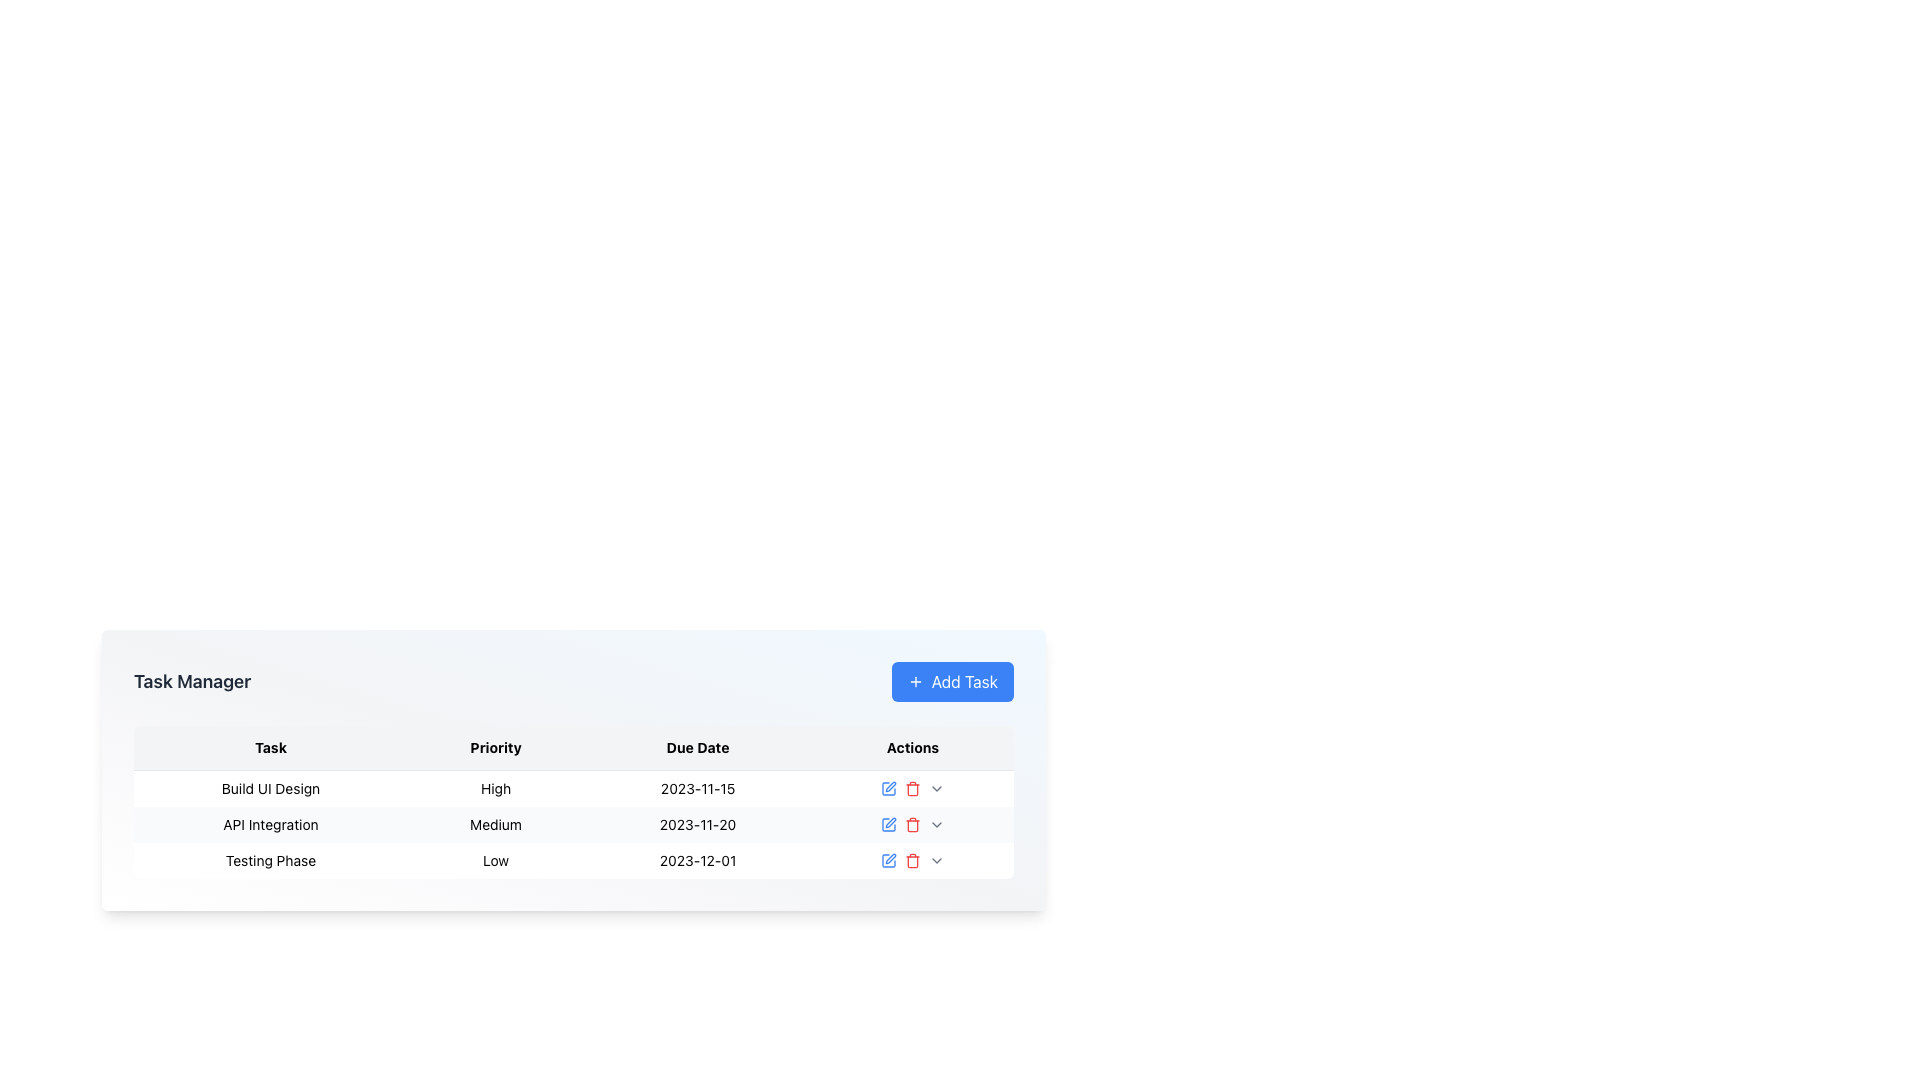 This screenshot has height=1080, width=1920. What do you see at coordinates (912, 859) in the screenshot?
I see `the action toolbar in the Actions column of the last row corresponding to the task named 'Testing Phase' with a priority of 'Low' and a due date '2023-12-01'` at bounding box center [912, 859].